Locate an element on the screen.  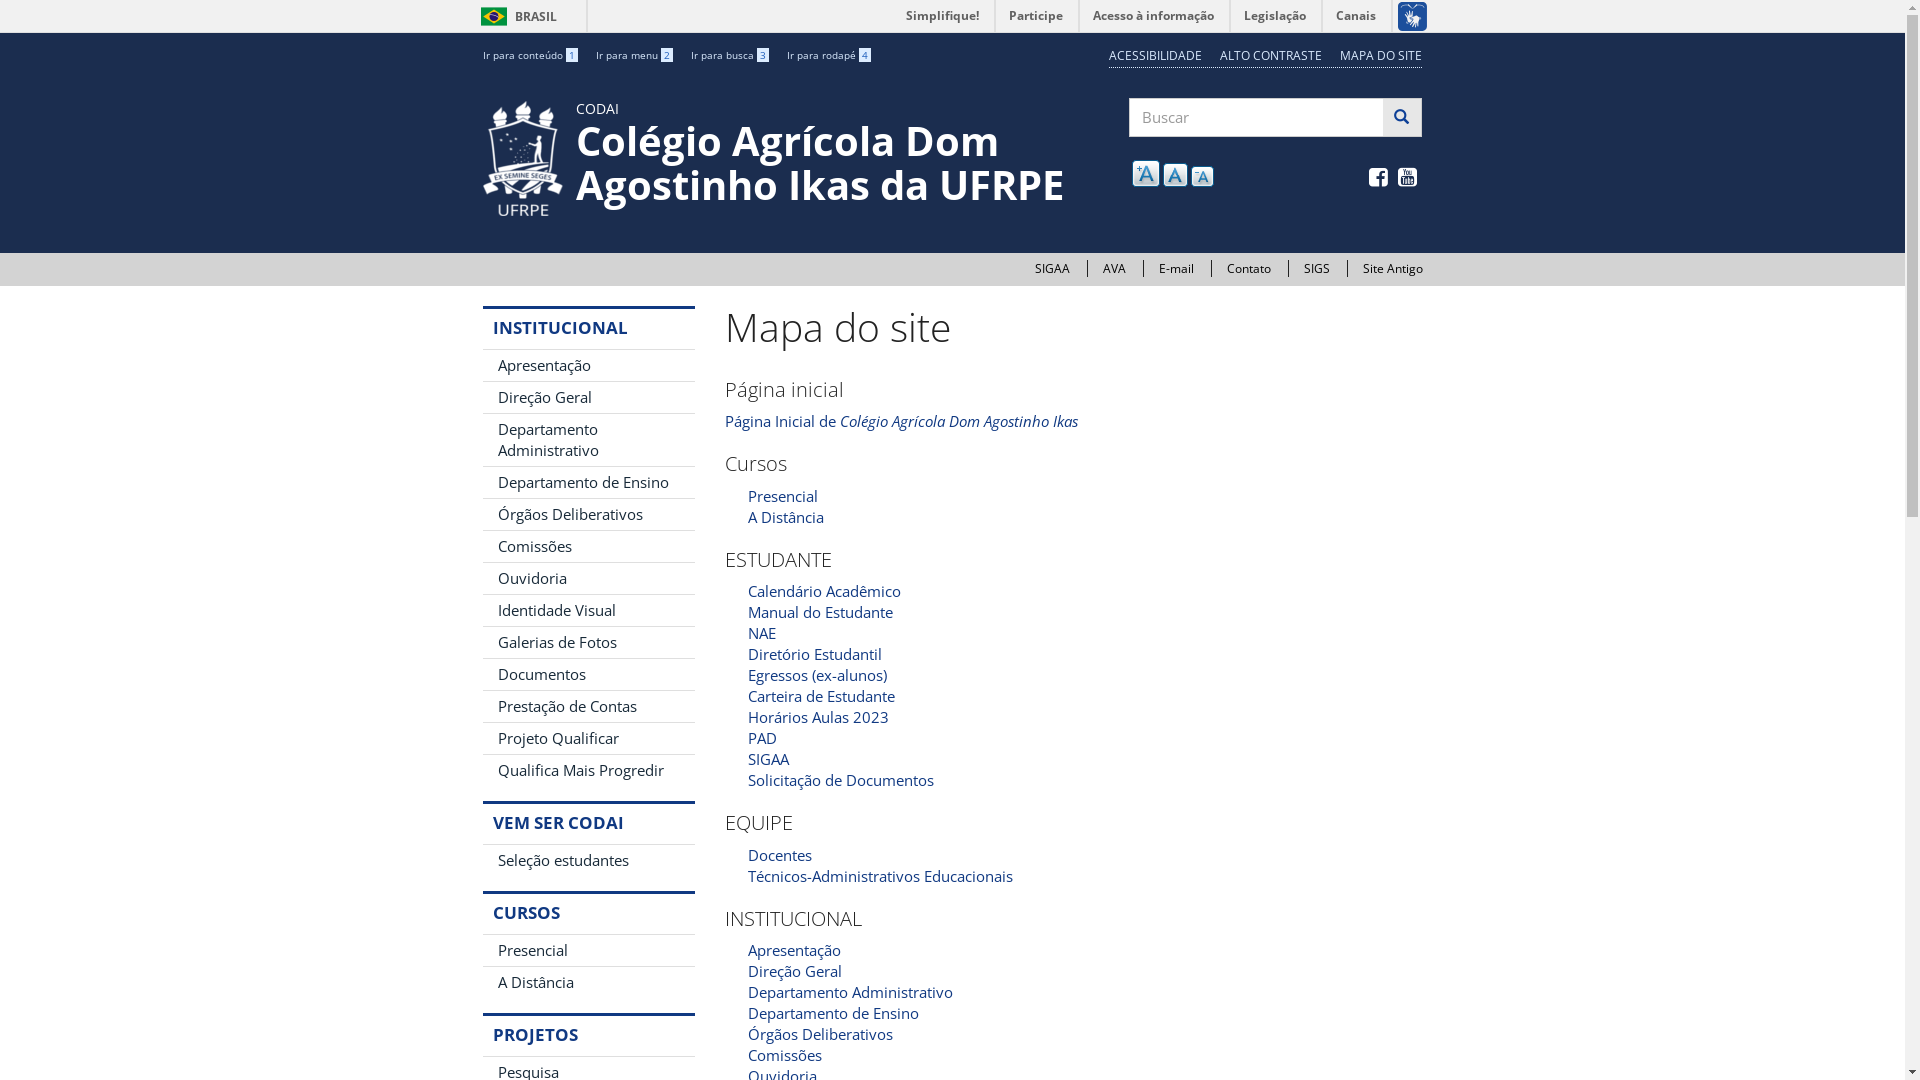
'Departamento de Ensino' is located at coordinates (833, 1013).